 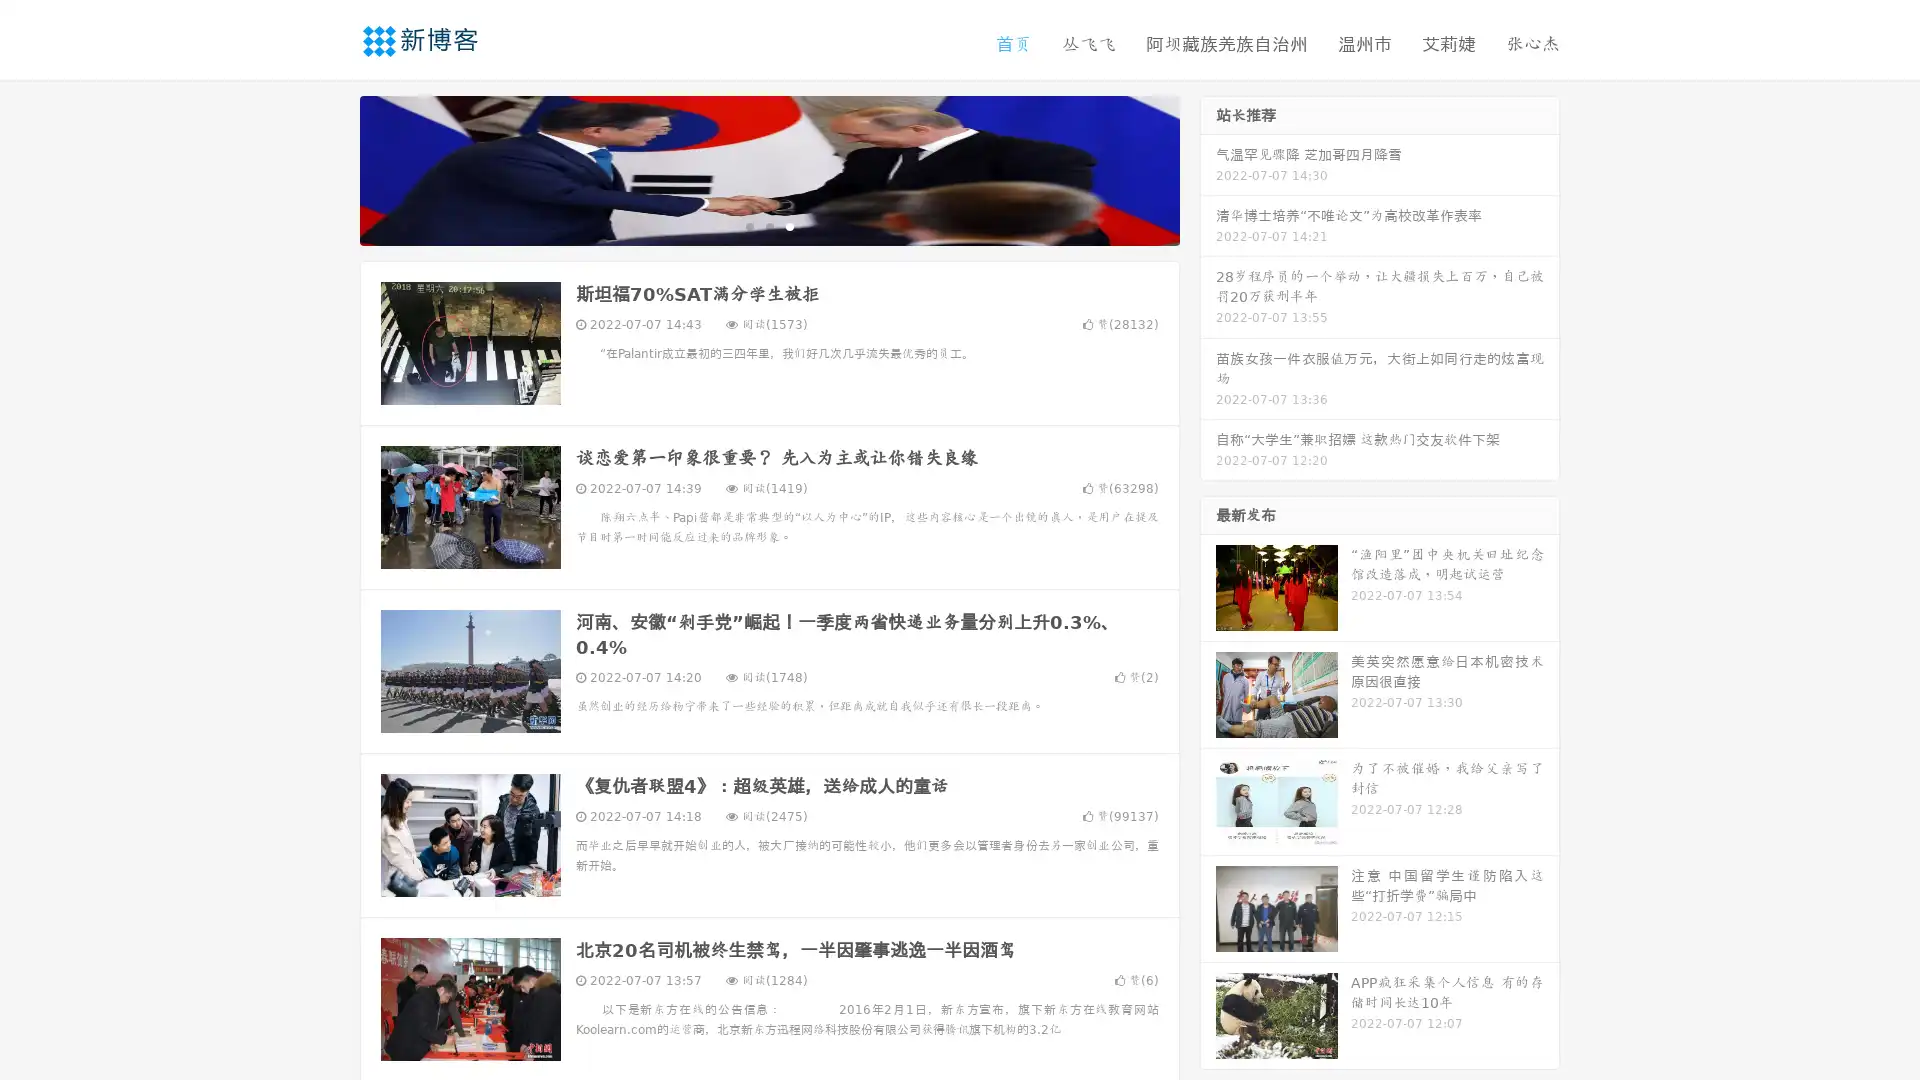 What do you see at coordinates (748, 225) in the screenshot?
I see `Go to slide 1` at bounding box center [748, 225].